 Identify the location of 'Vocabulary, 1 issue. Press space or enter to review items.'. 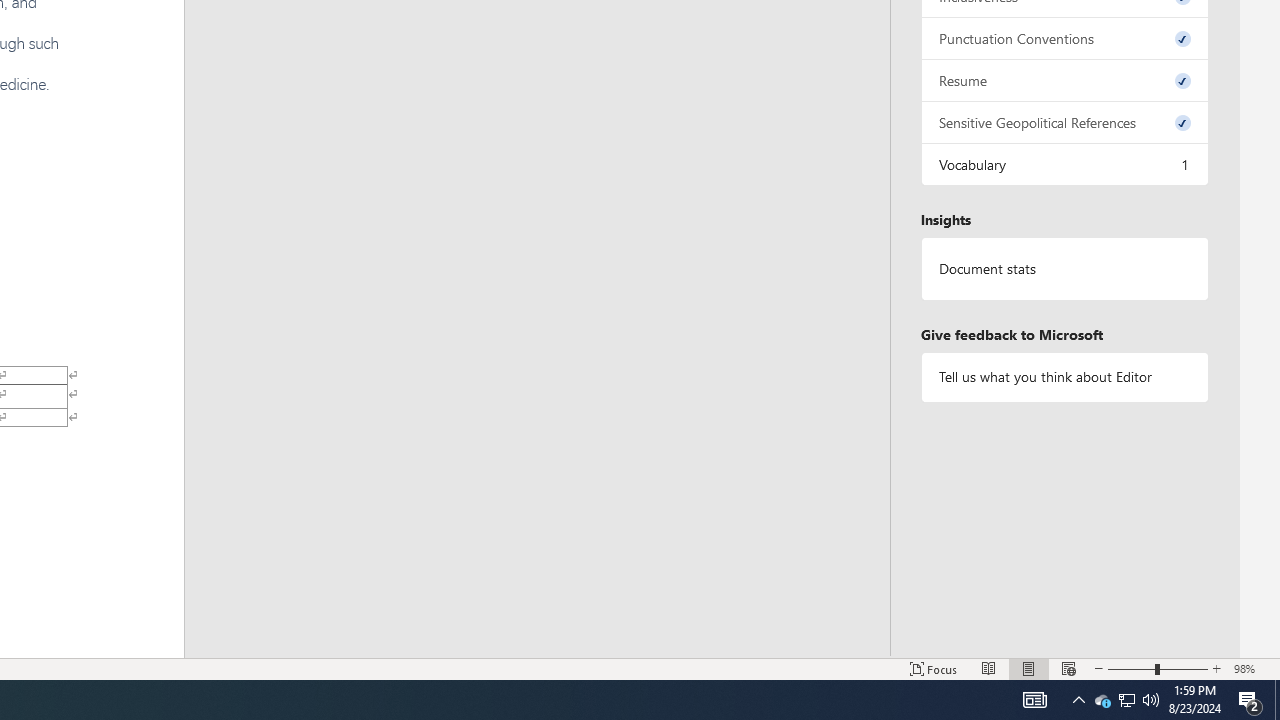
(1063, 163).